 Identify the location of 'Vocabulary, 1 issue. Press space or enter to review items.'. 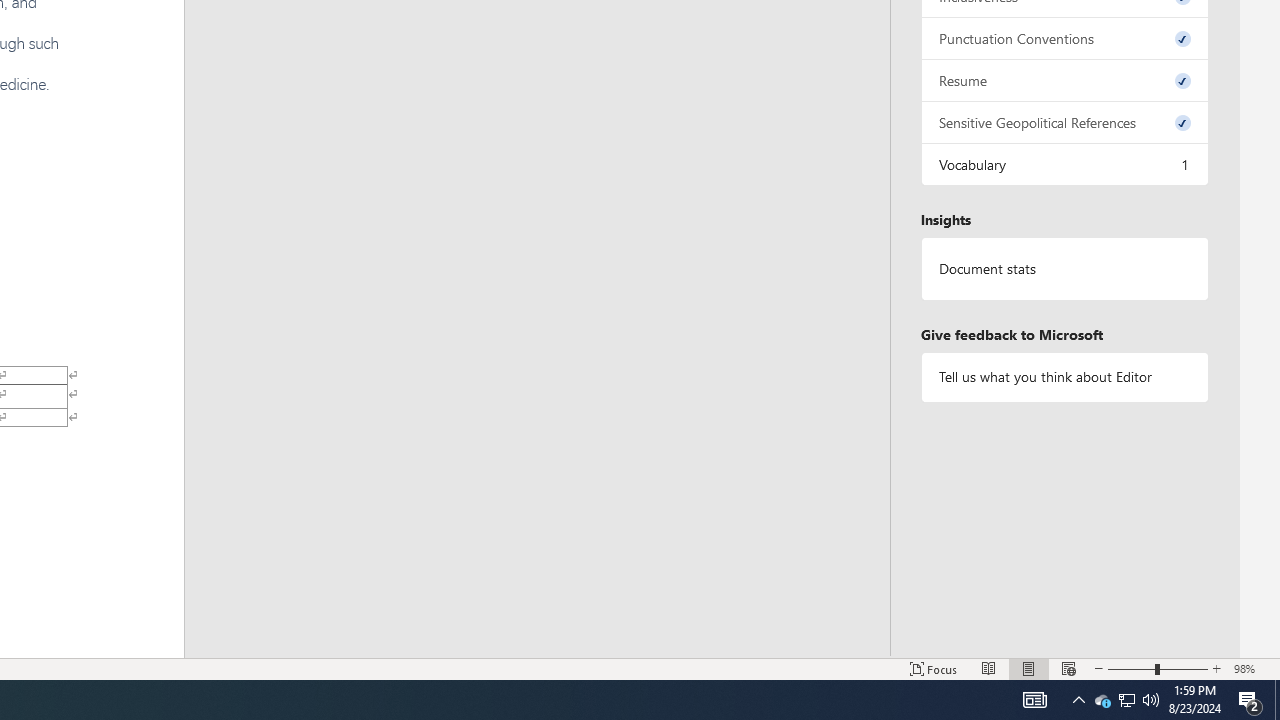
(1063, 163).